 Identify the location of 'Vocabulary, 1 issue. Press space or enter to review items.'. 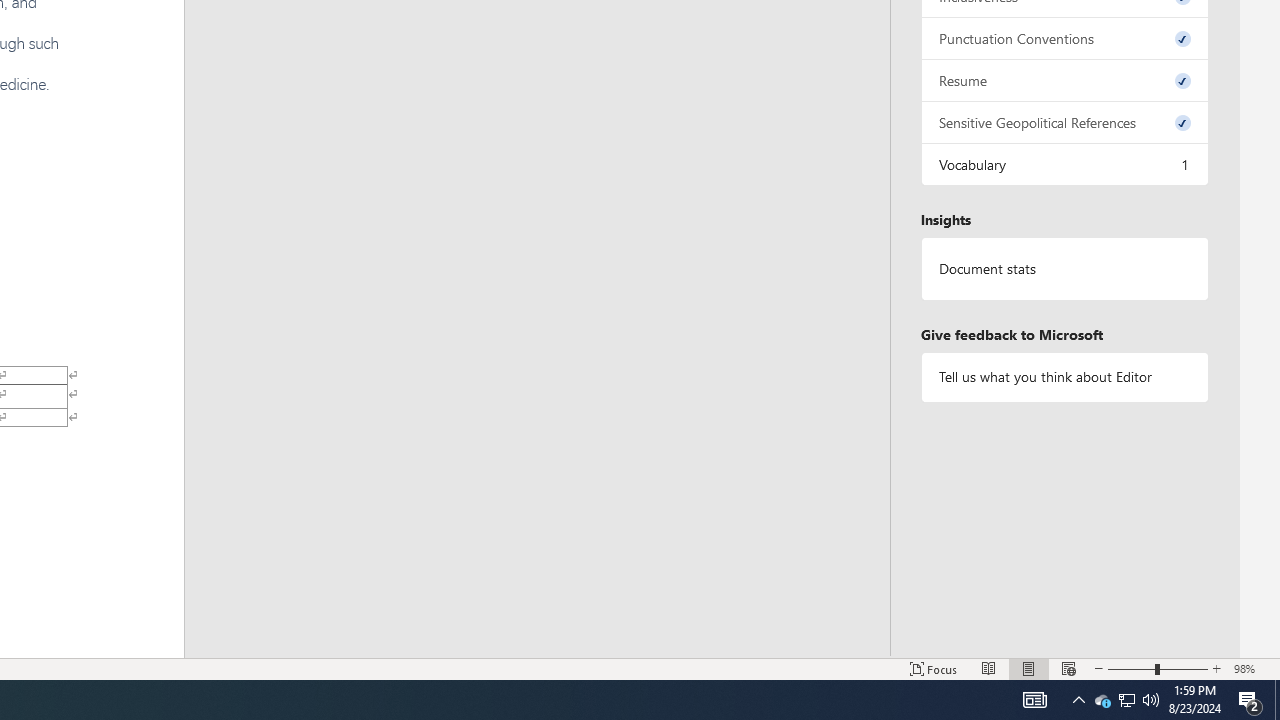
(1063, 163).